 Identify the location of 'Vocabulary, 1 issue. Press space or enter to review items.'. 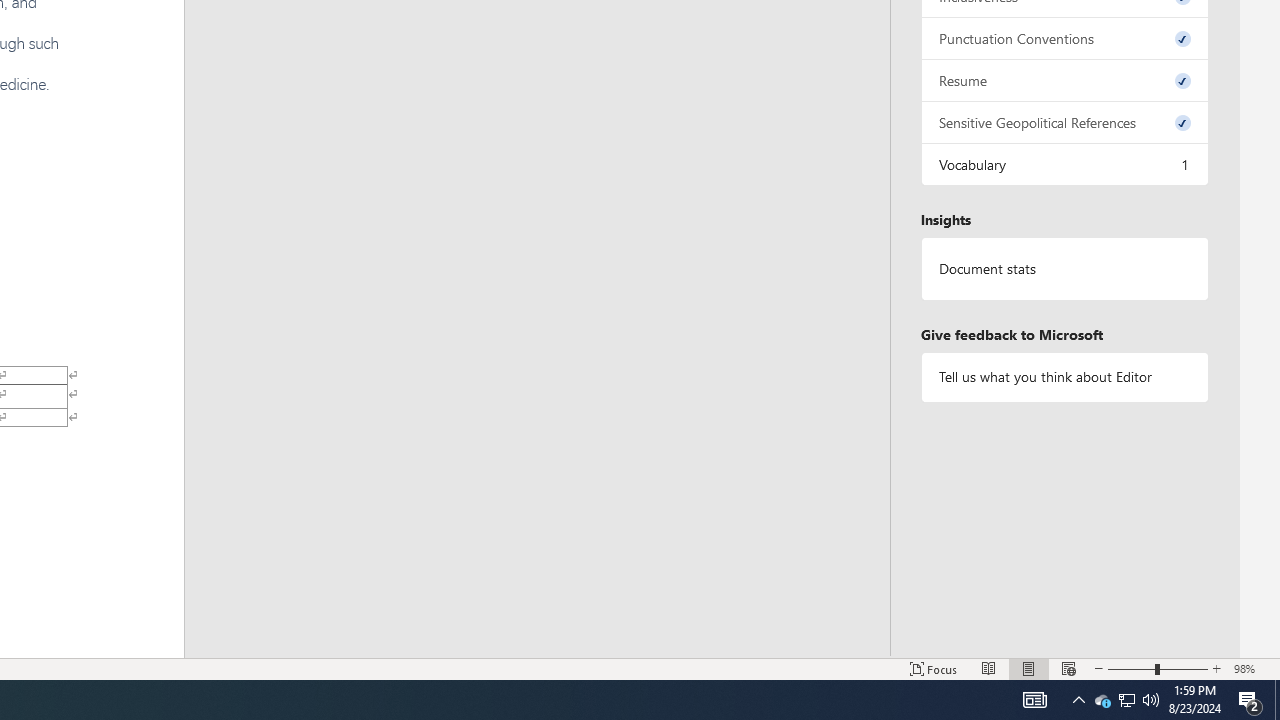
(1063, 163).